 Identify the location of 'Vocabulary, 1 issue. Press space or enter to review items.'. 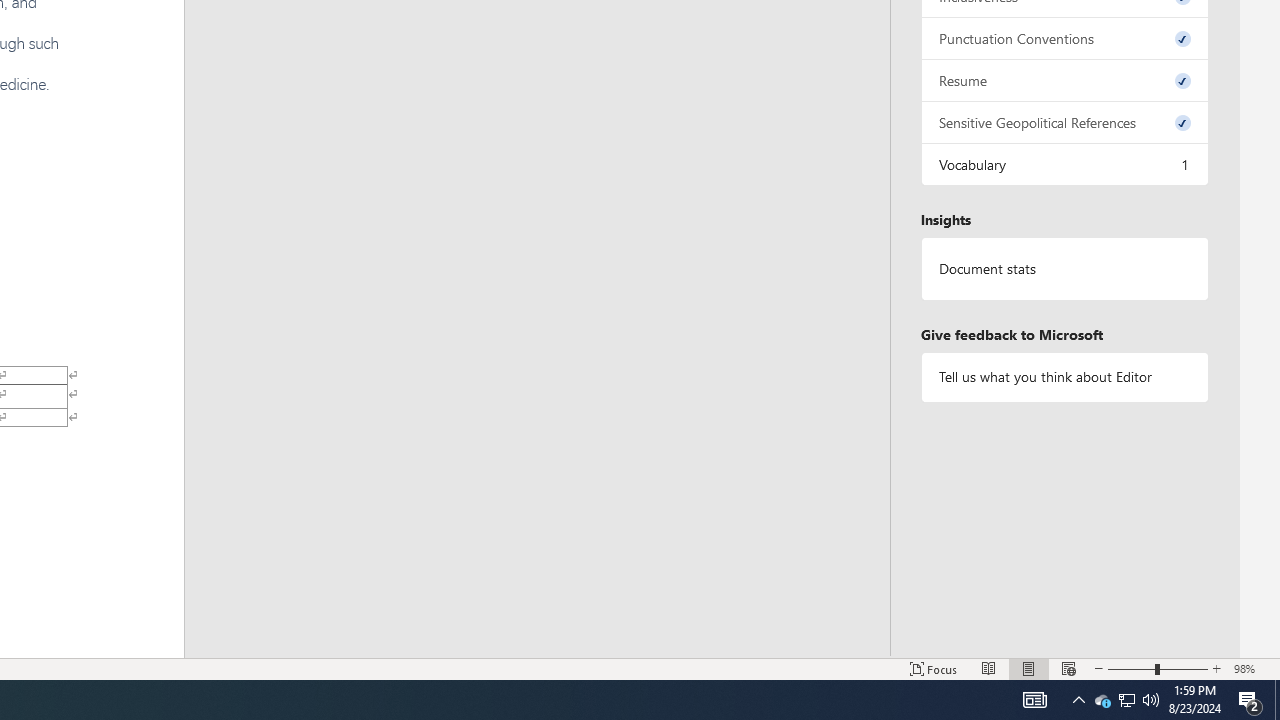
(1063, 163).